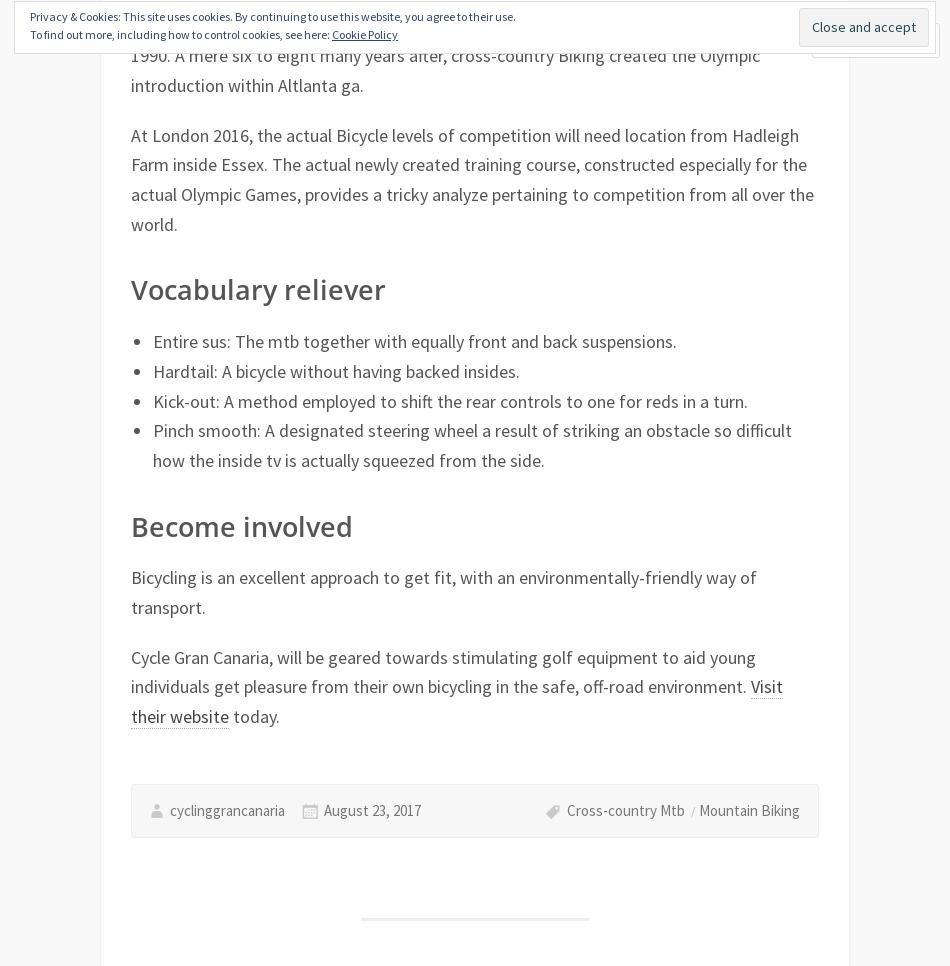 This screenshot has height=966, width=950. Describe the element at coordinates (240, 525) in the screenshot. I see `'Become involved'` at that location.